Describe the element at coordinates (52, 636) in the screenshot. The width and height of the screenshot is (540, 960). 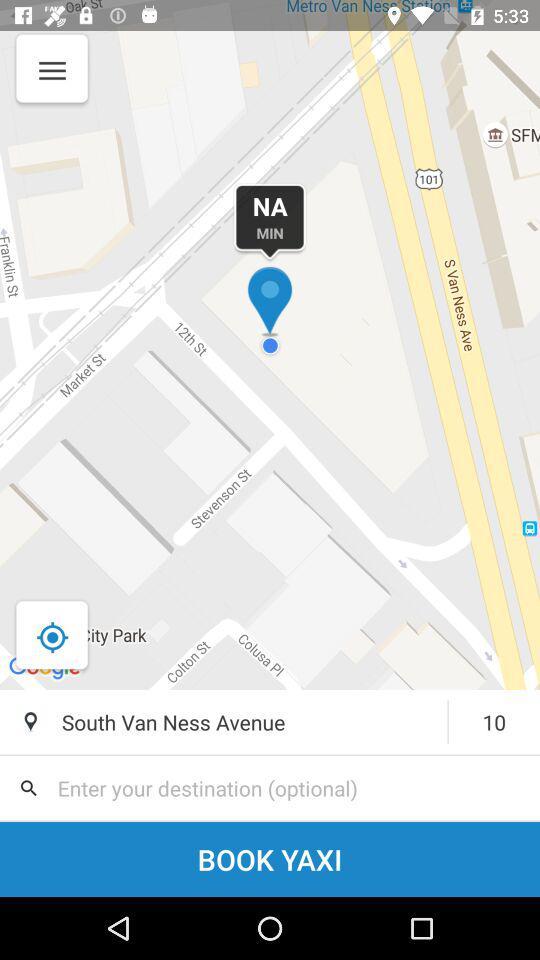
I see `the location_crosshair icon` at that location.